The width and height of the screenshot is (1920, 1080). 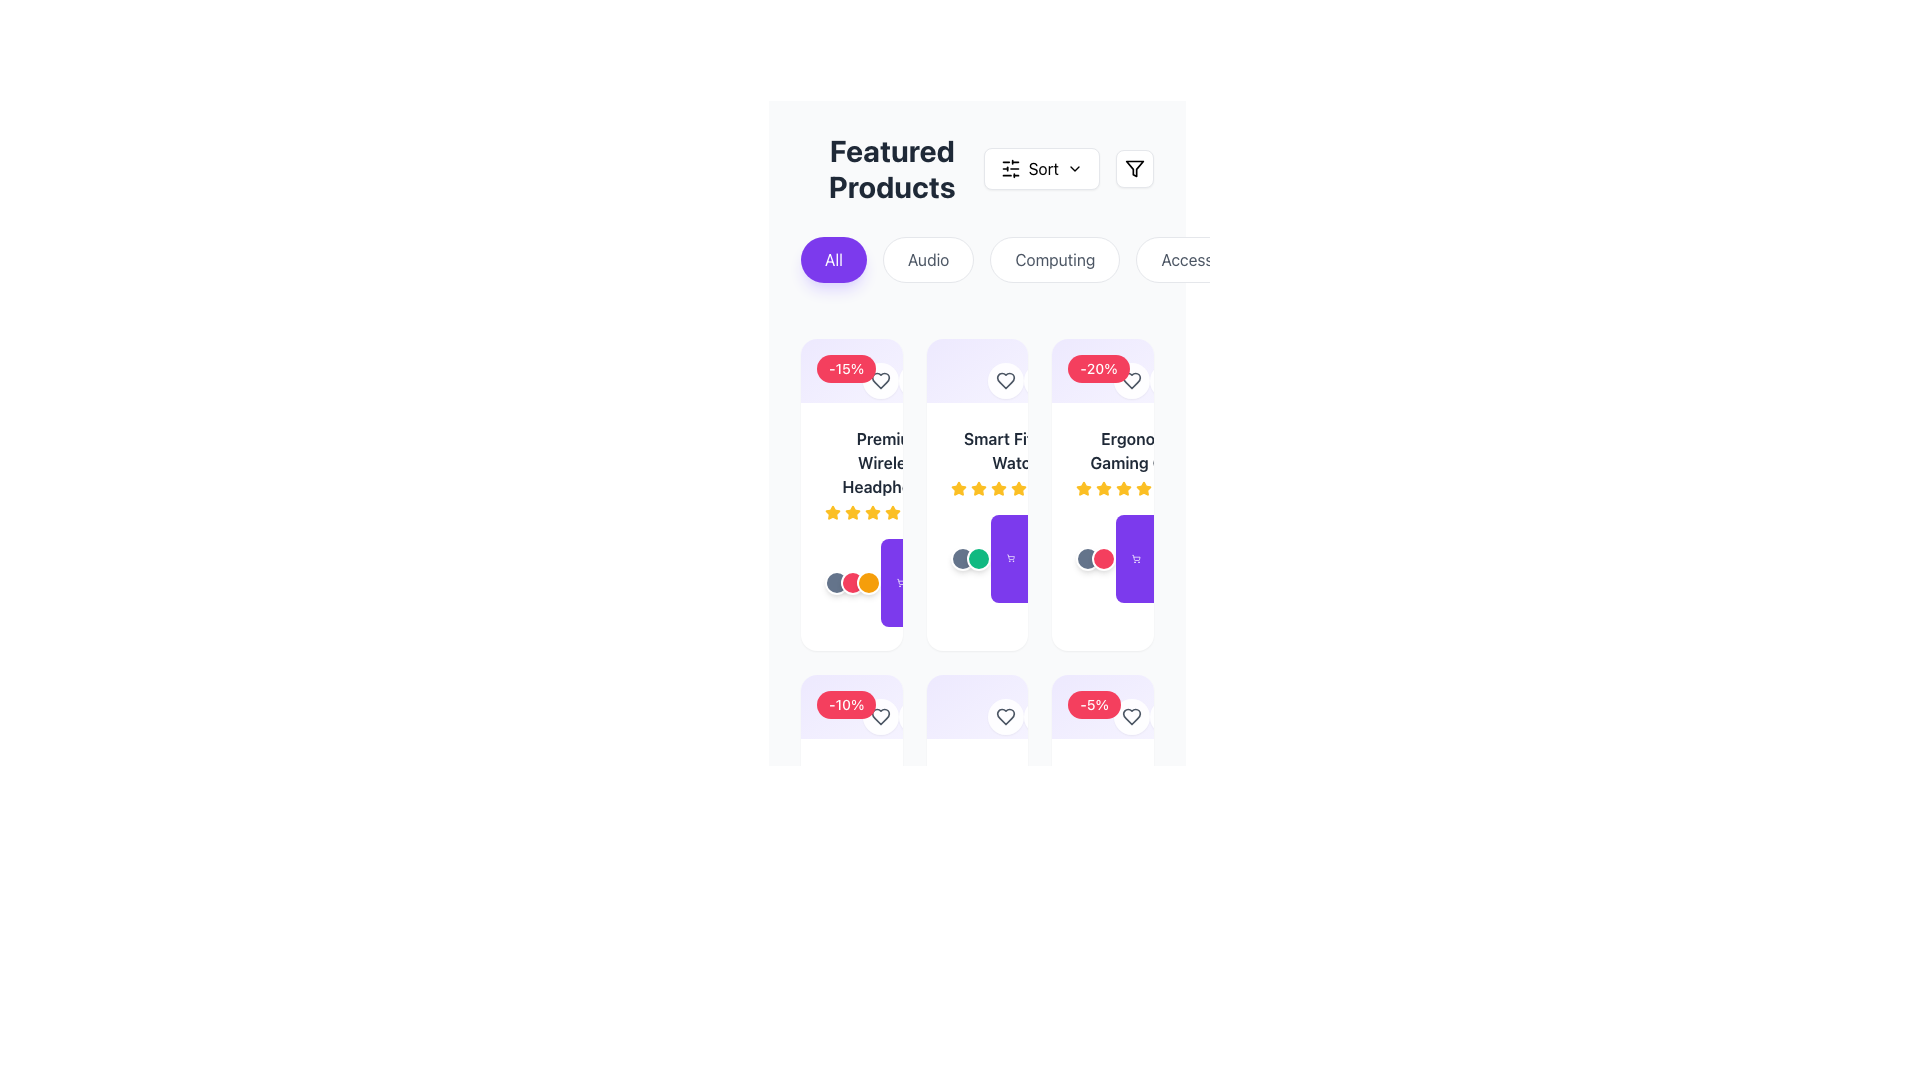 I want to click on the icon for adjusting or filtering settings located within the 'Sort' button at the top-right of the interface, so click(x=1010, y=168).